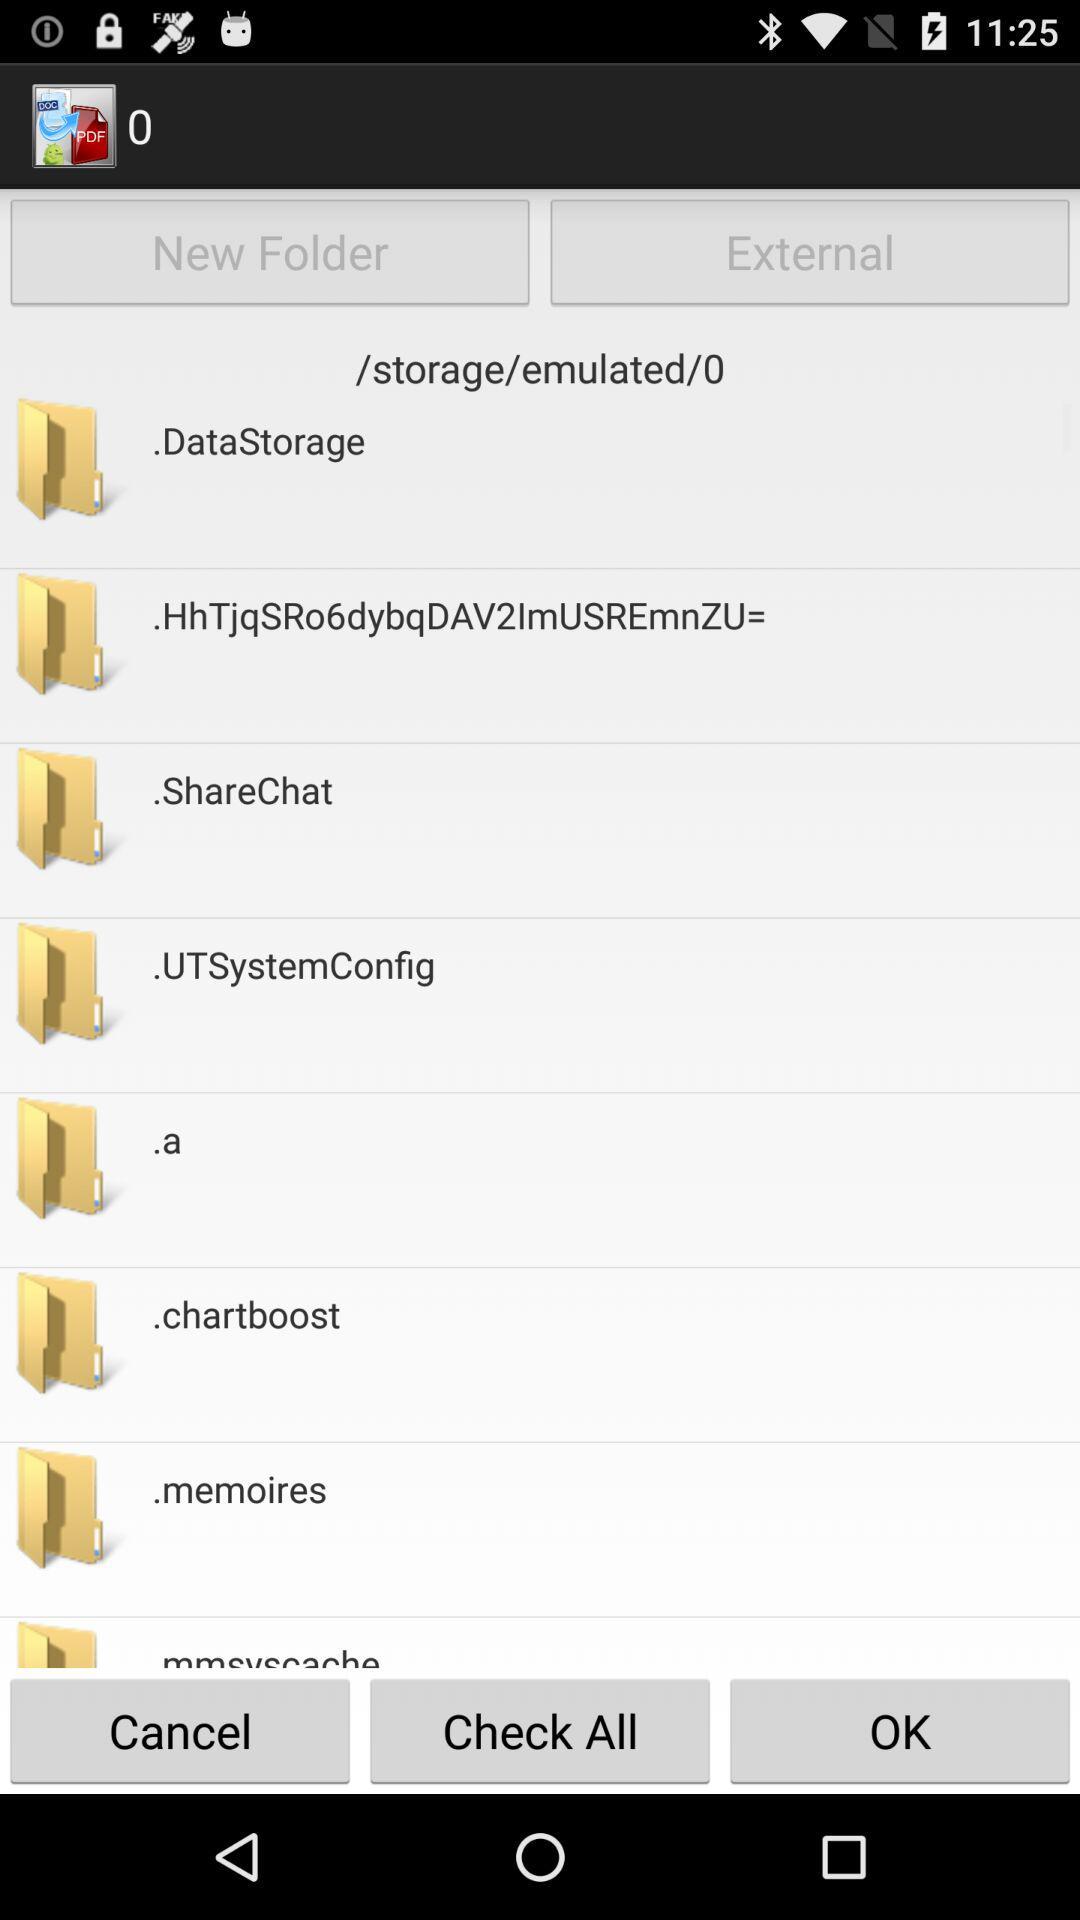 The height and width of the screenshot is (1920, 1080). Describe the element at coordinates (270, 251) in the screenshot. I see `the button next to external button` at that location.